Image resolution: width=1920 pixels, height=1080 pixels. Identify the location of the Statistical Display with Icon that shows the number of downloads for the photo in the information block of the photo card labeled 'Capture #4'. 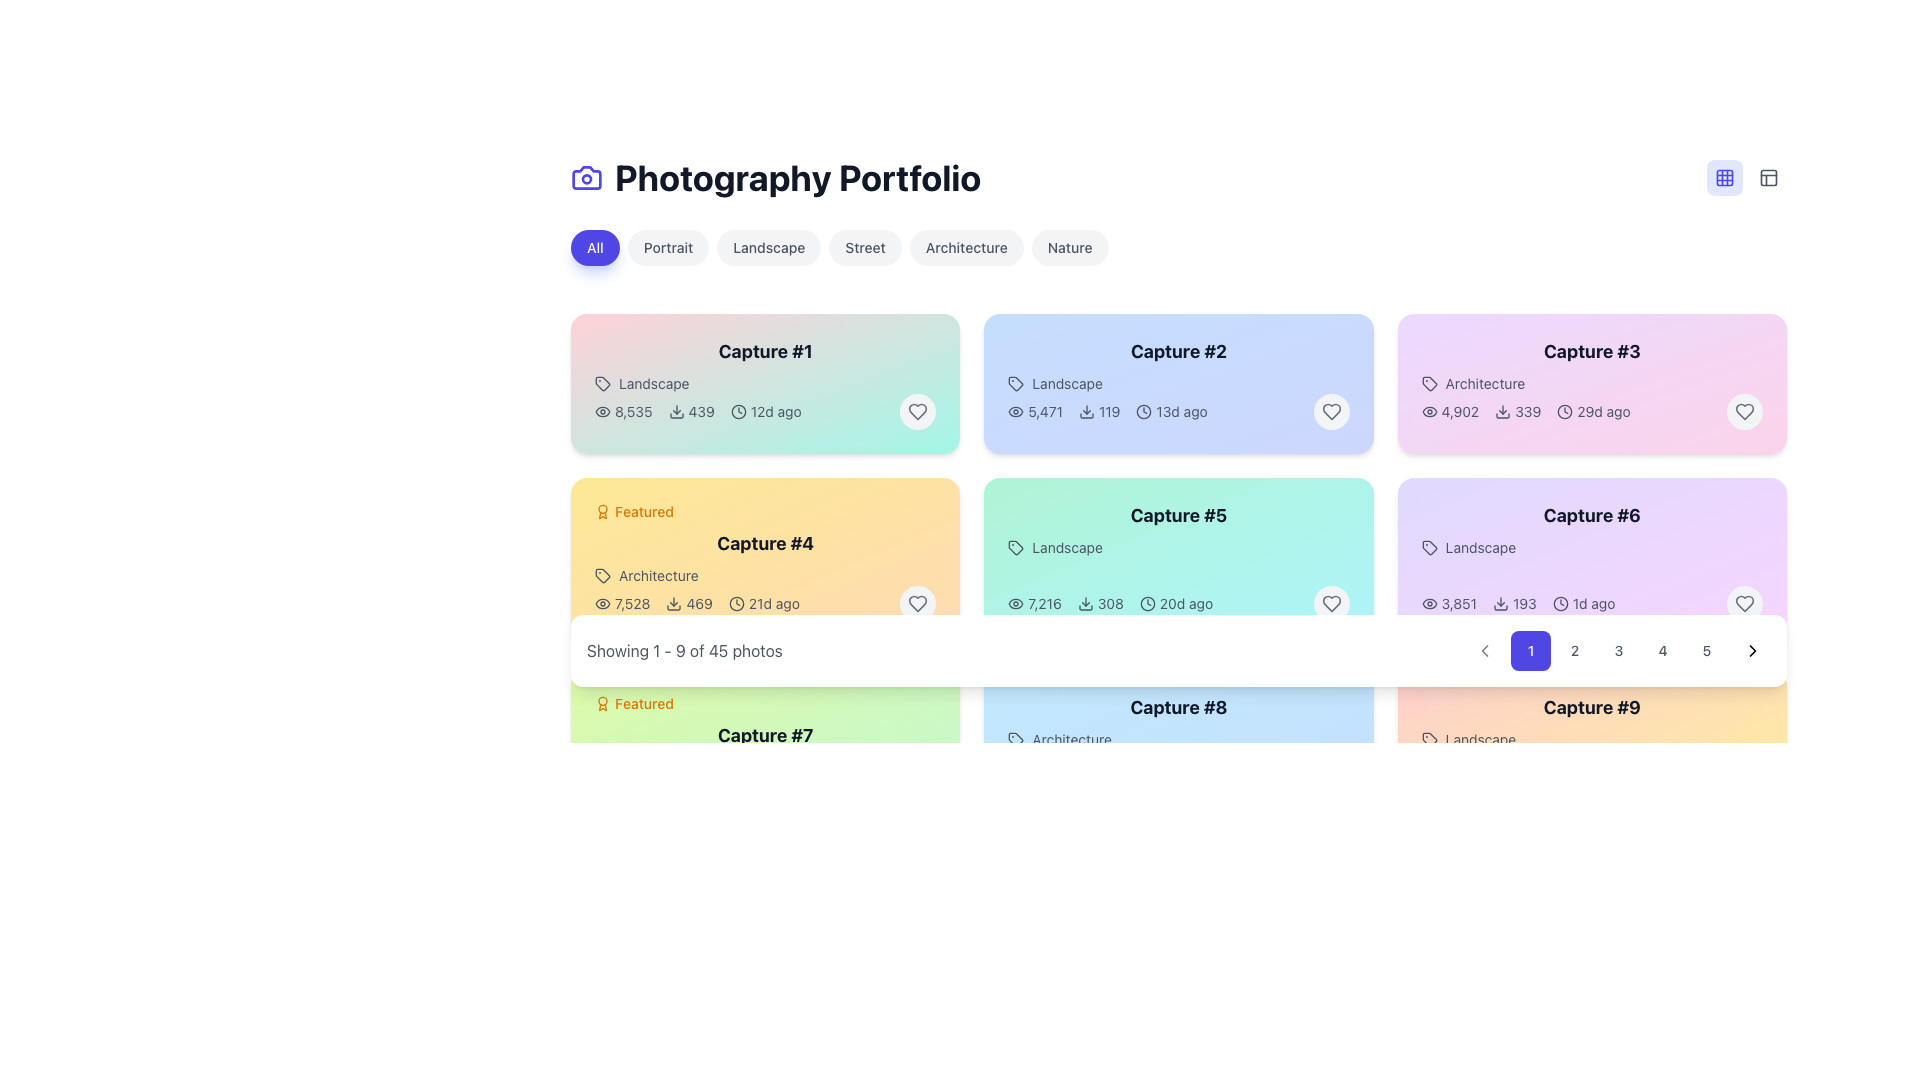
(689, 603).